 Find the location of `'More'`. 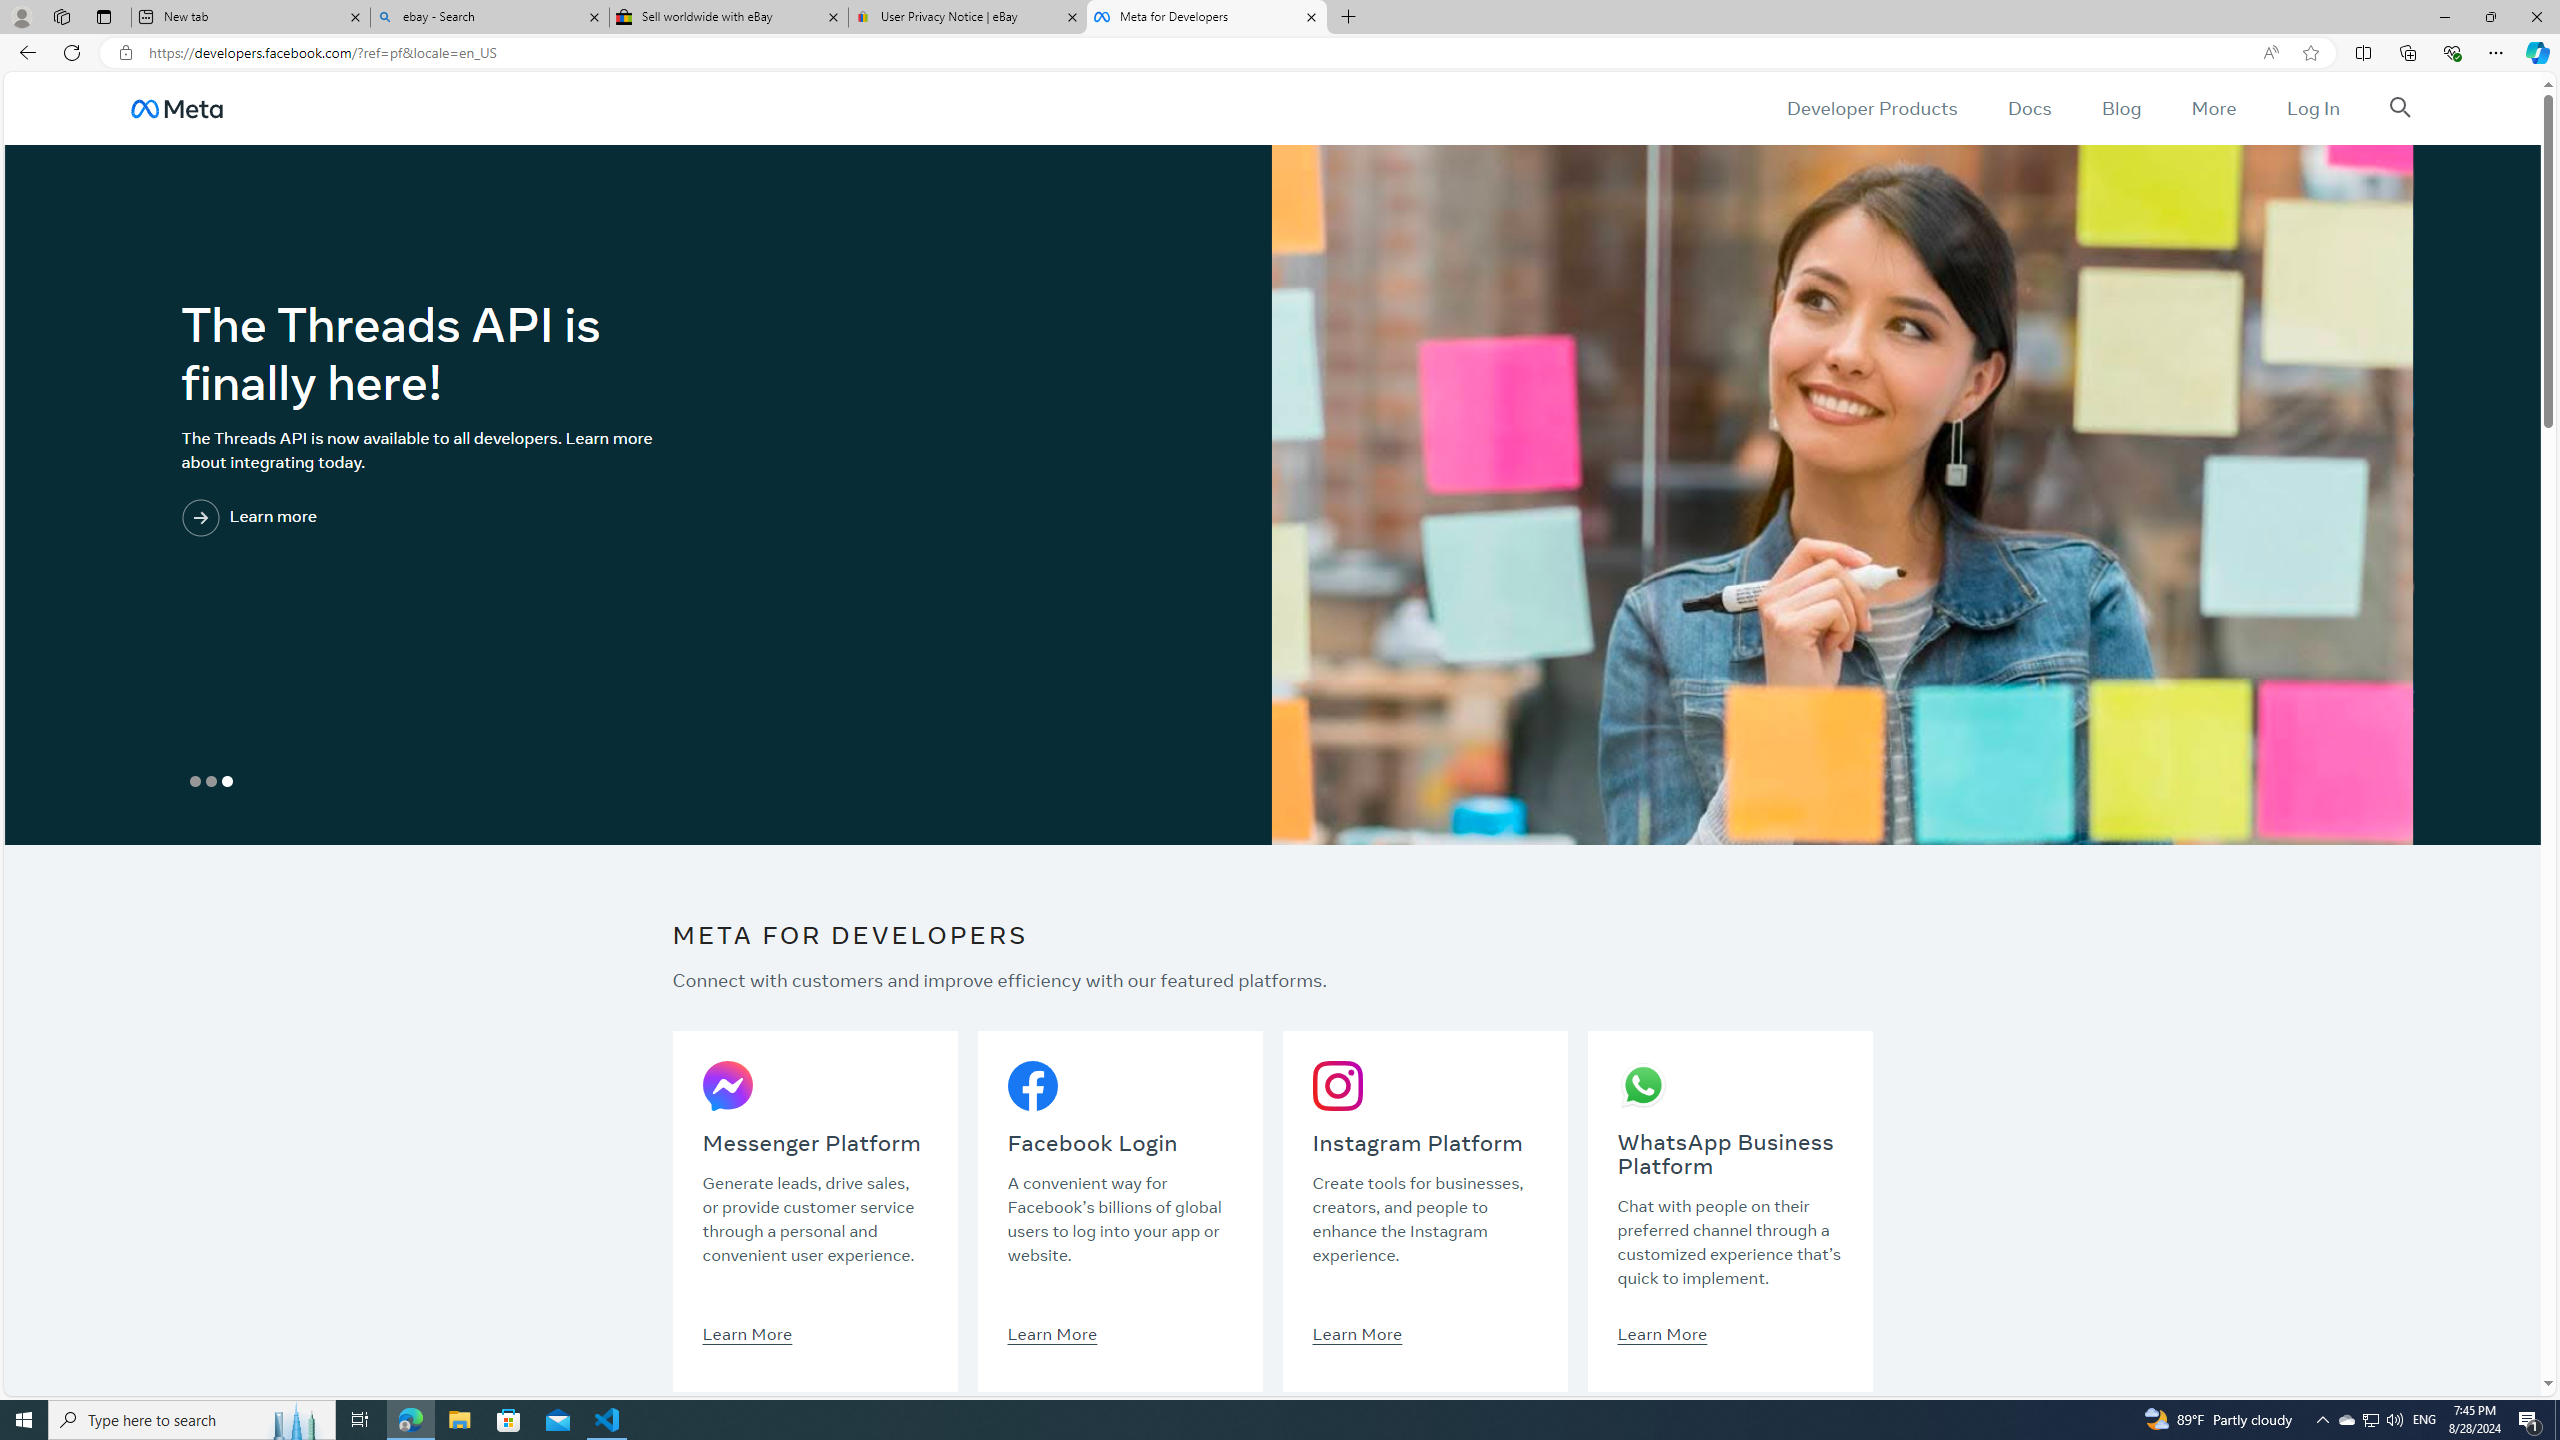

'More' is located at coordinates (2213, 107).